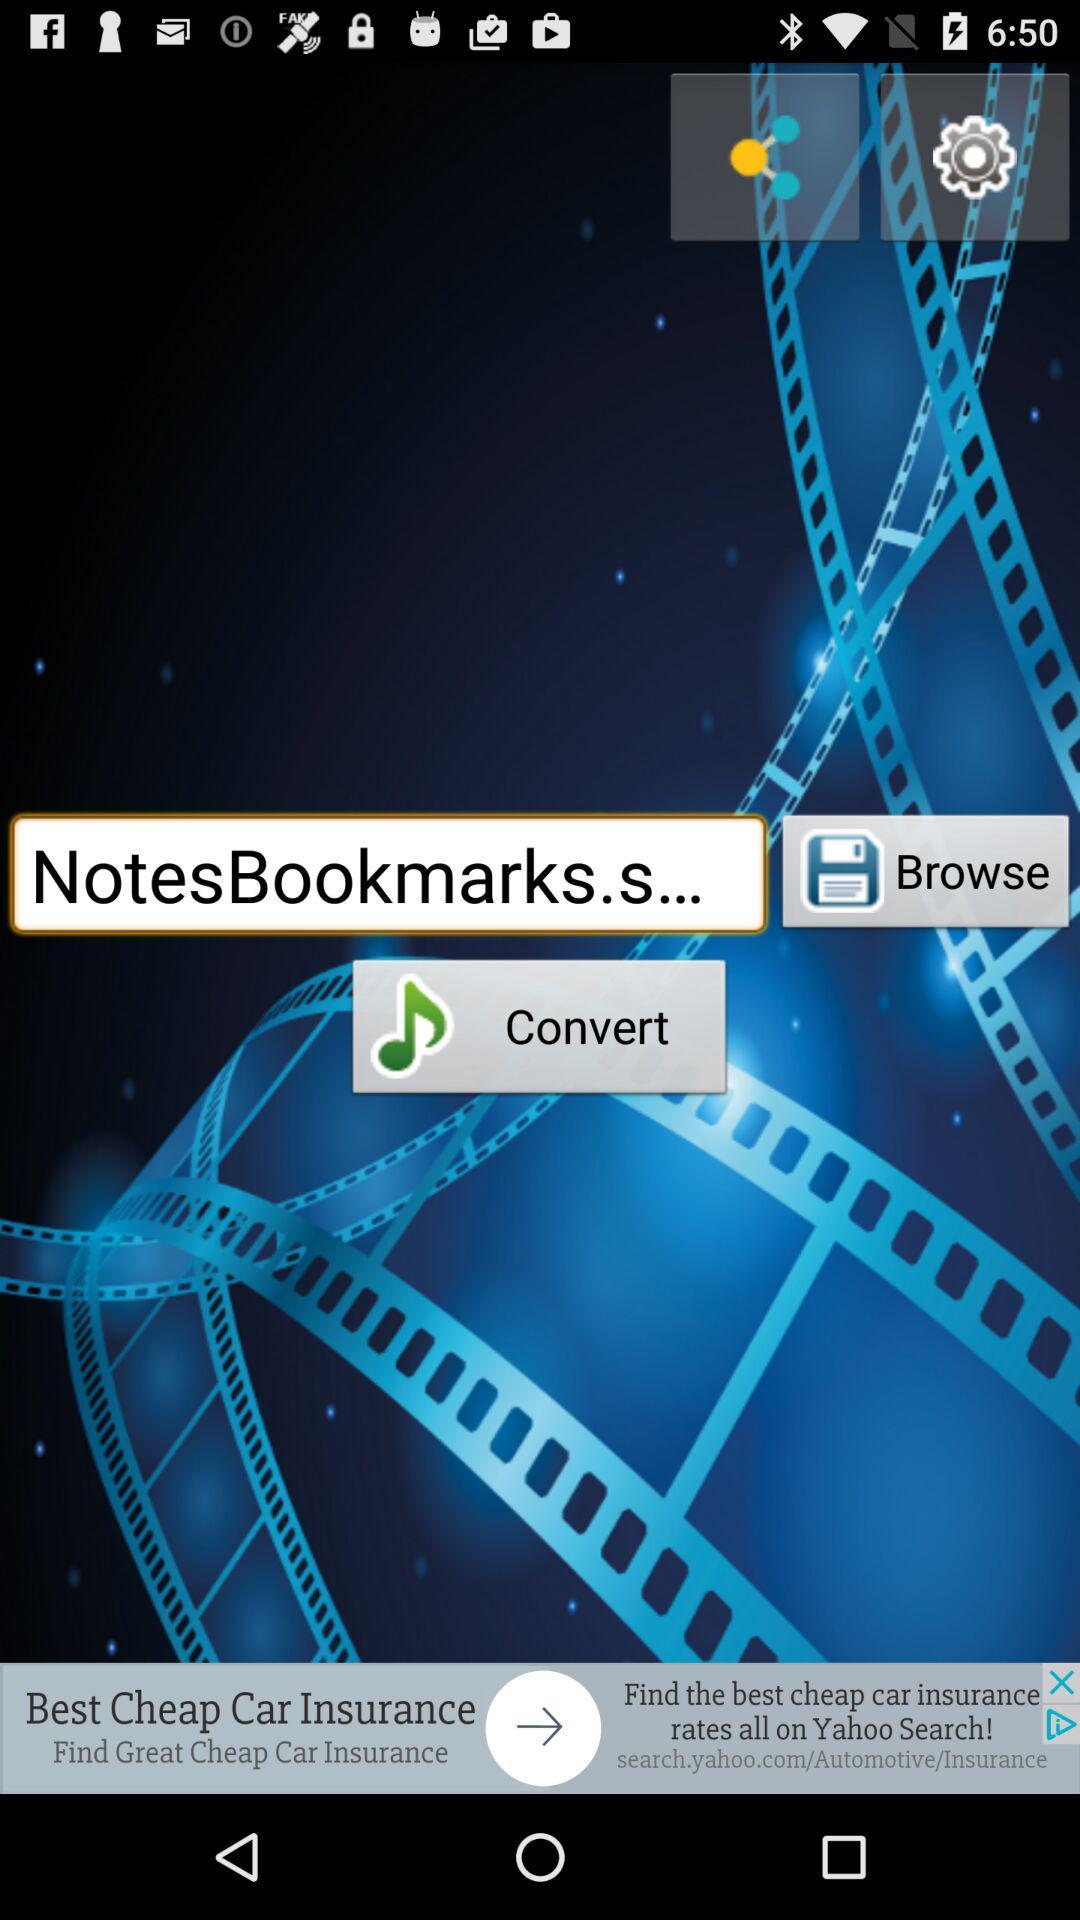 Image resolution: width=1080 pixels, height=1920 pixels. What do you see at coordinates (974, 156) in the screenshot?
I see `settings` at bounding box center [974, 156].